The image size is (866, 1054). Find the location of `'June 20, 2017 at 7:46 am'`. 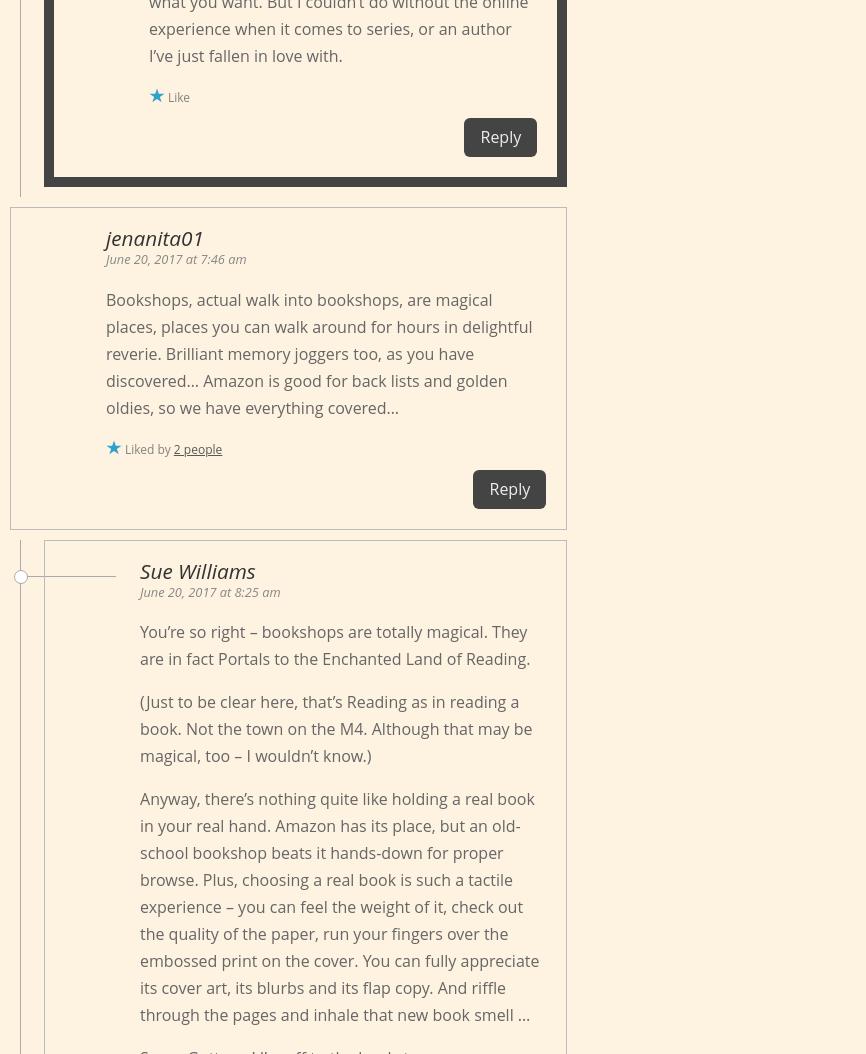

'June 20, 2017 at 7:46 am' is located at coordinates (105, 258).